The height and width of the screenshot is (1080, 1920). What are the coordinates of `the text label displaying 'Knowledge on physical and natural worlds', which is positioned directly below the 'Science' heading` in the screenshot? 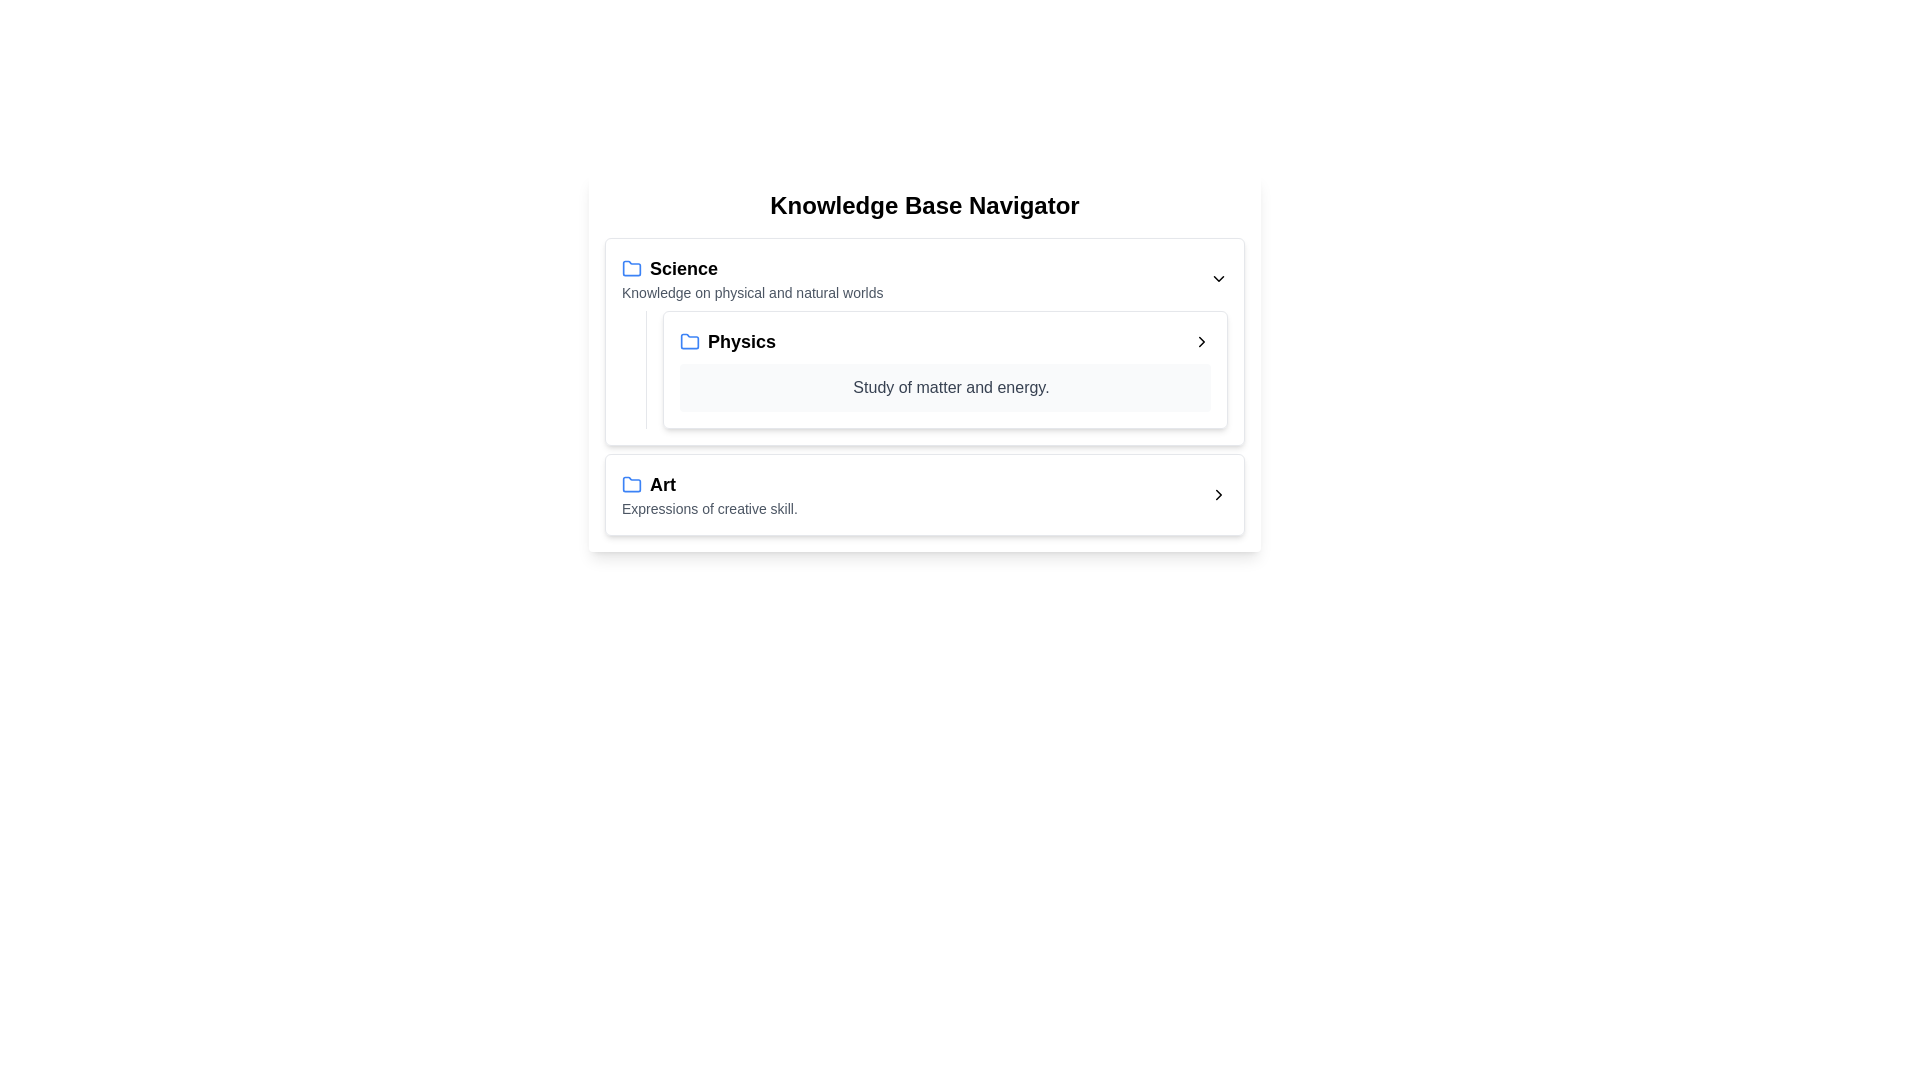 It's located at (751, 293).